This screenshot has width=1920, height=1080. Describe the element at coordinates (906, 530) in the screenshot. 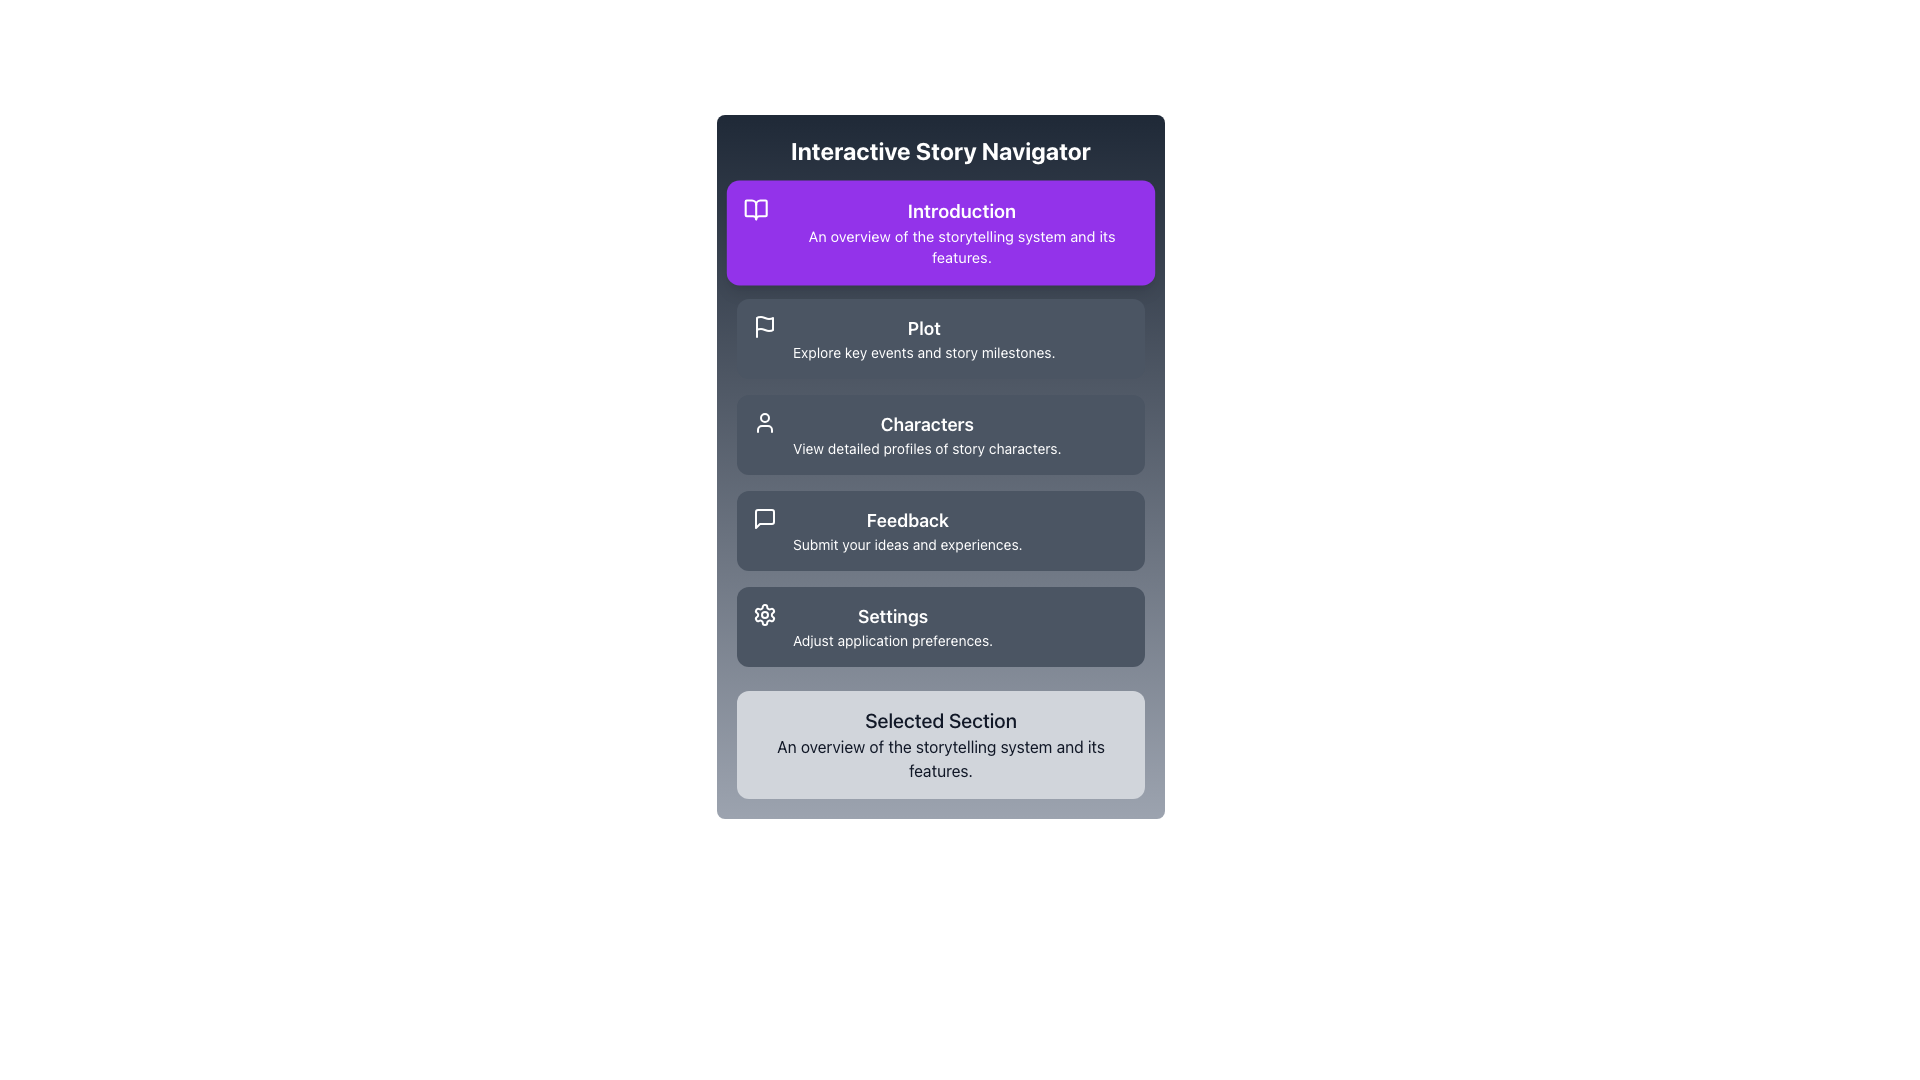

I see `the 'Feedback' text label within the third navigation item of the 'Interactive Story Navigator' menu, which provides supplementary information for user interaction` at that location.